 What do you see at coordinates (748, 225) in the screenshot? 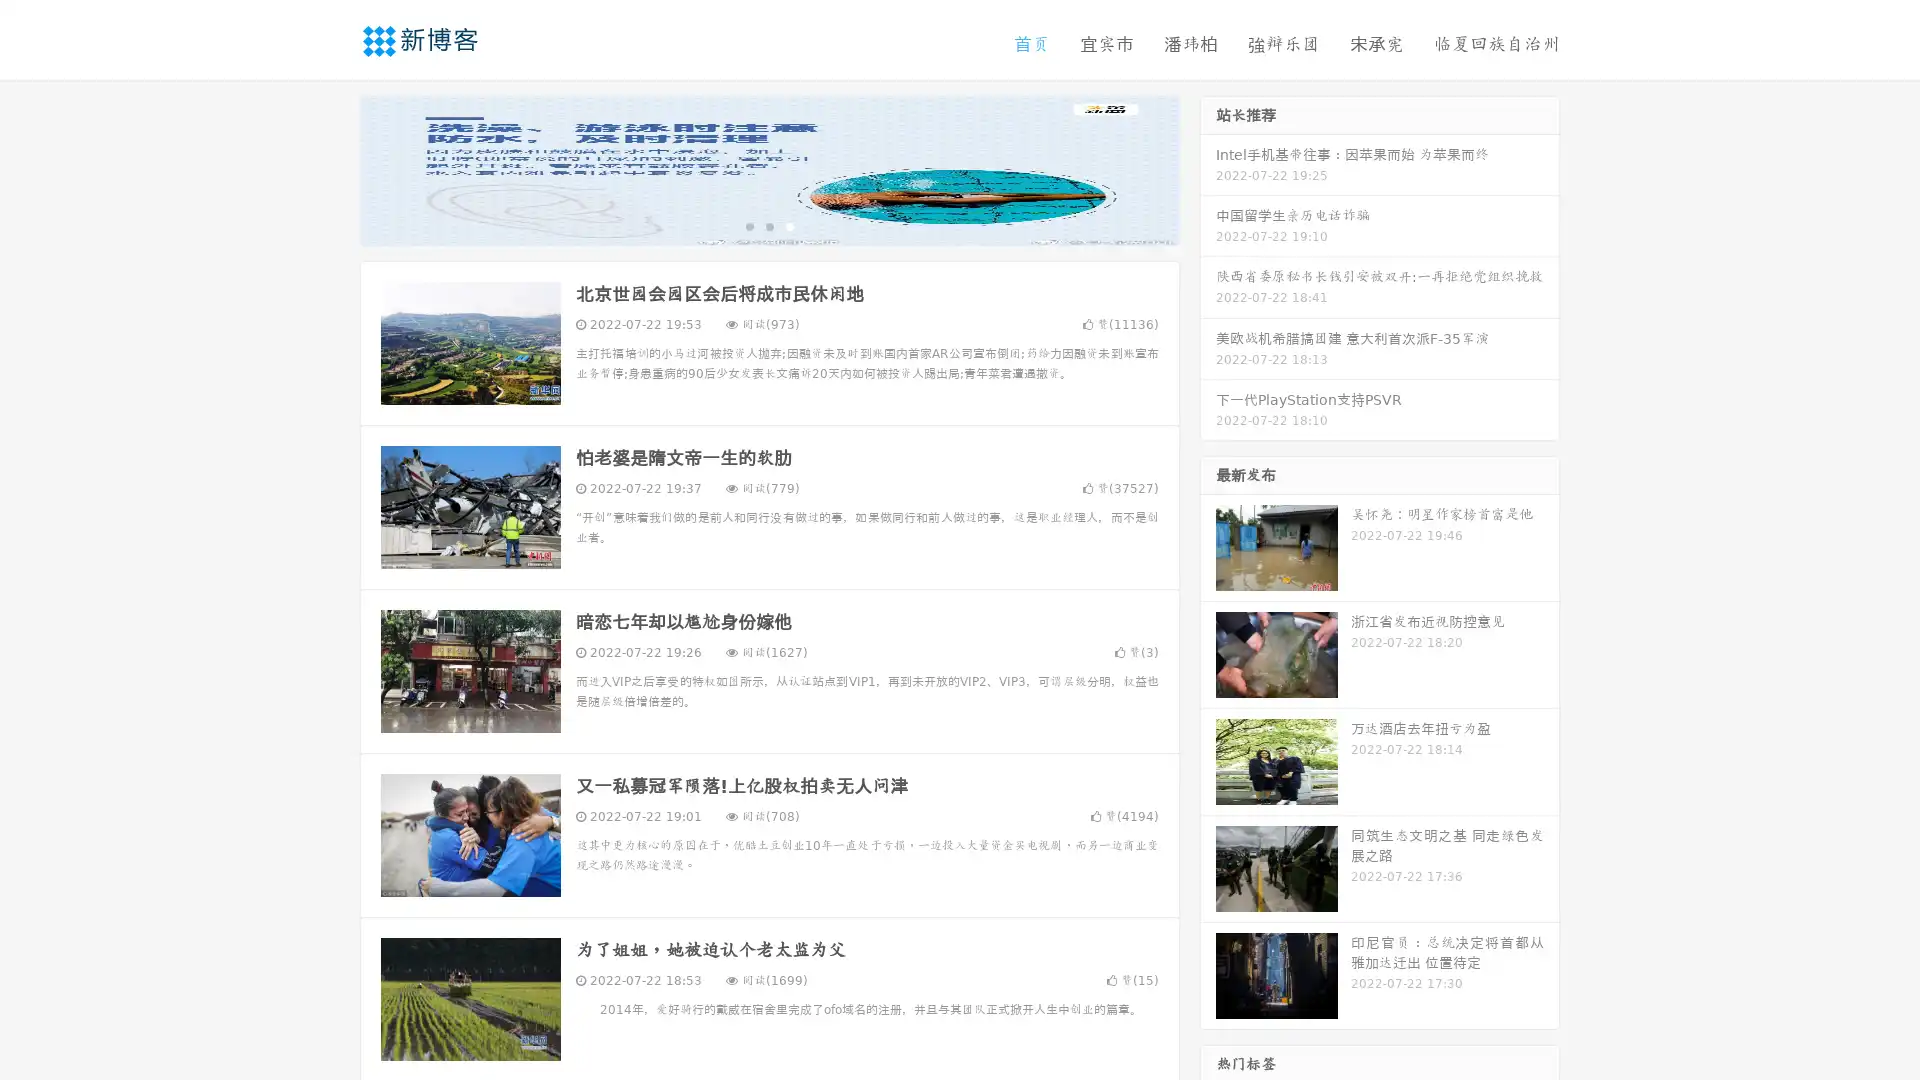
I see `Go to slide 1` at bounding box center [748, 225].